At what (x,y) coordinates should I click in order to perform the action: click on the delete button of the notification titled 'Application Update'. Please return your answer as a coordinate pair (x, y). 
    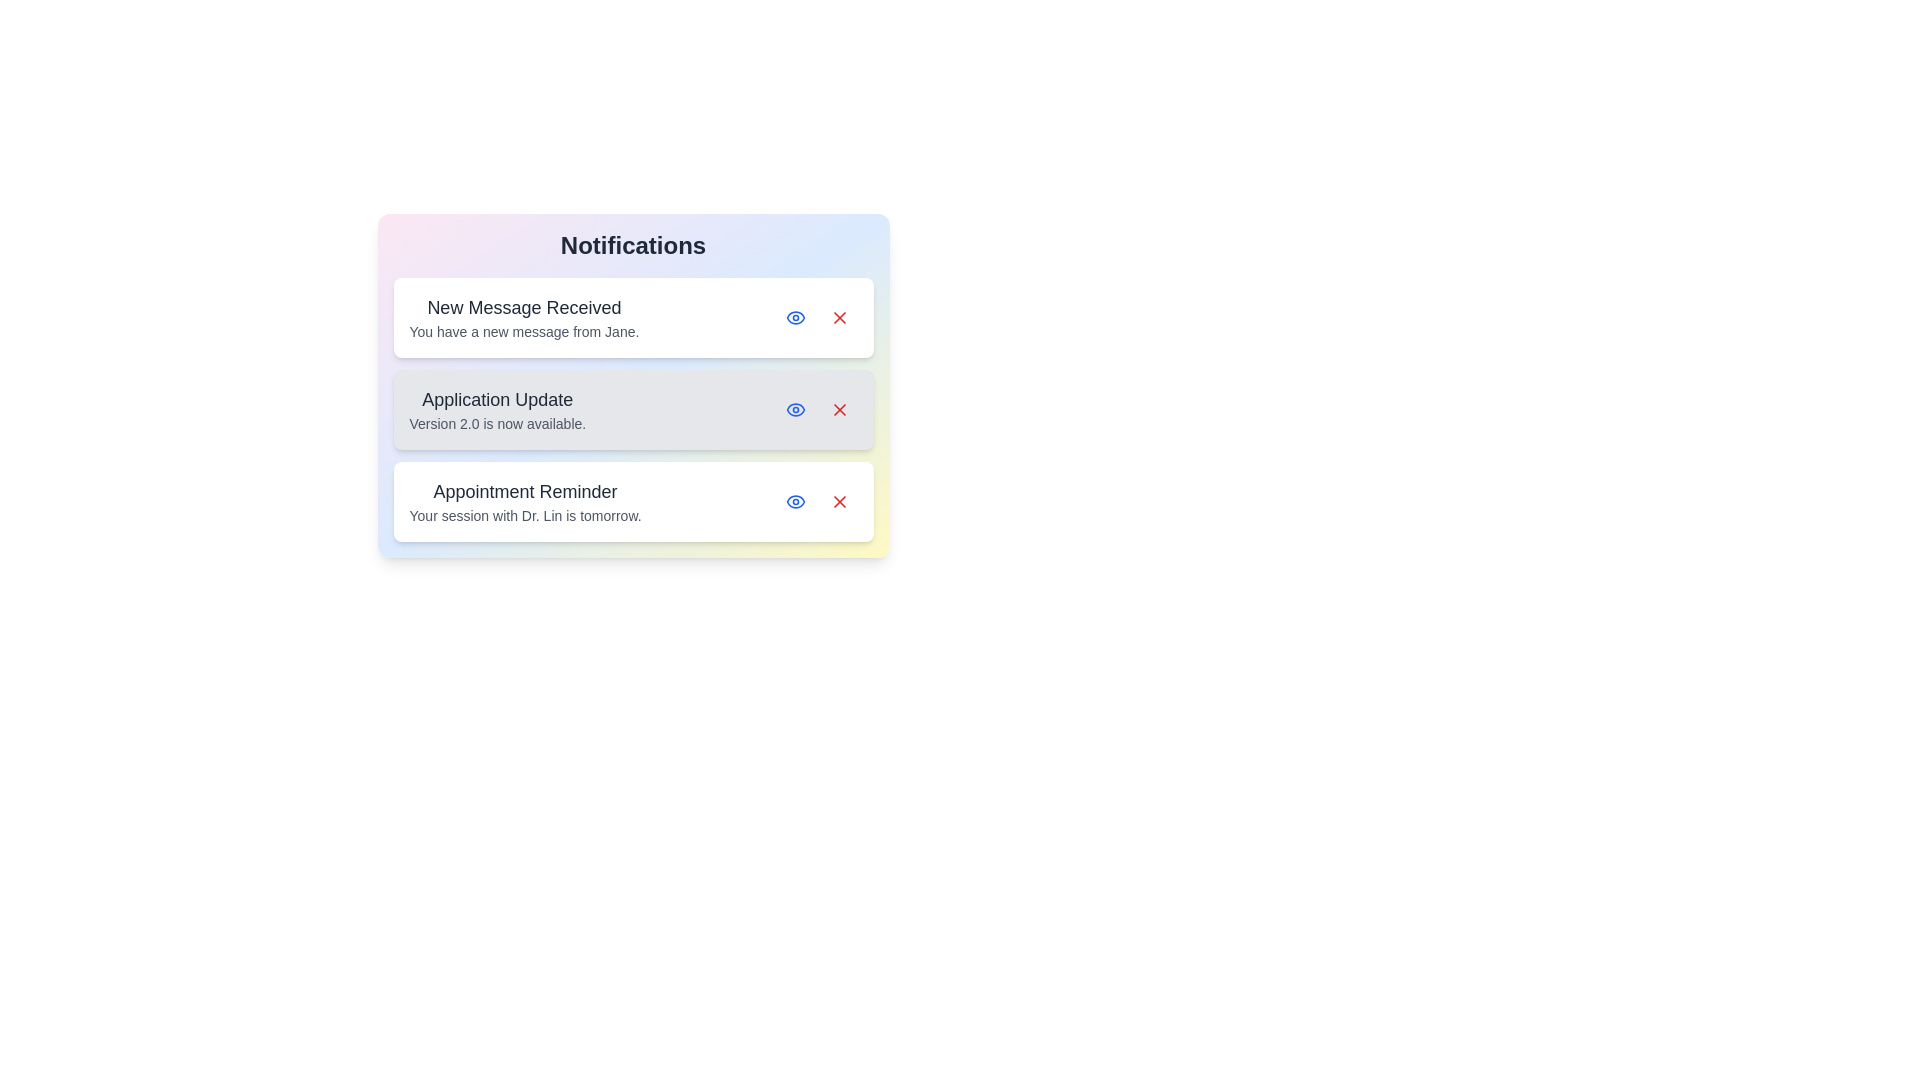
    Looking at the image, I should click on (839, 408).